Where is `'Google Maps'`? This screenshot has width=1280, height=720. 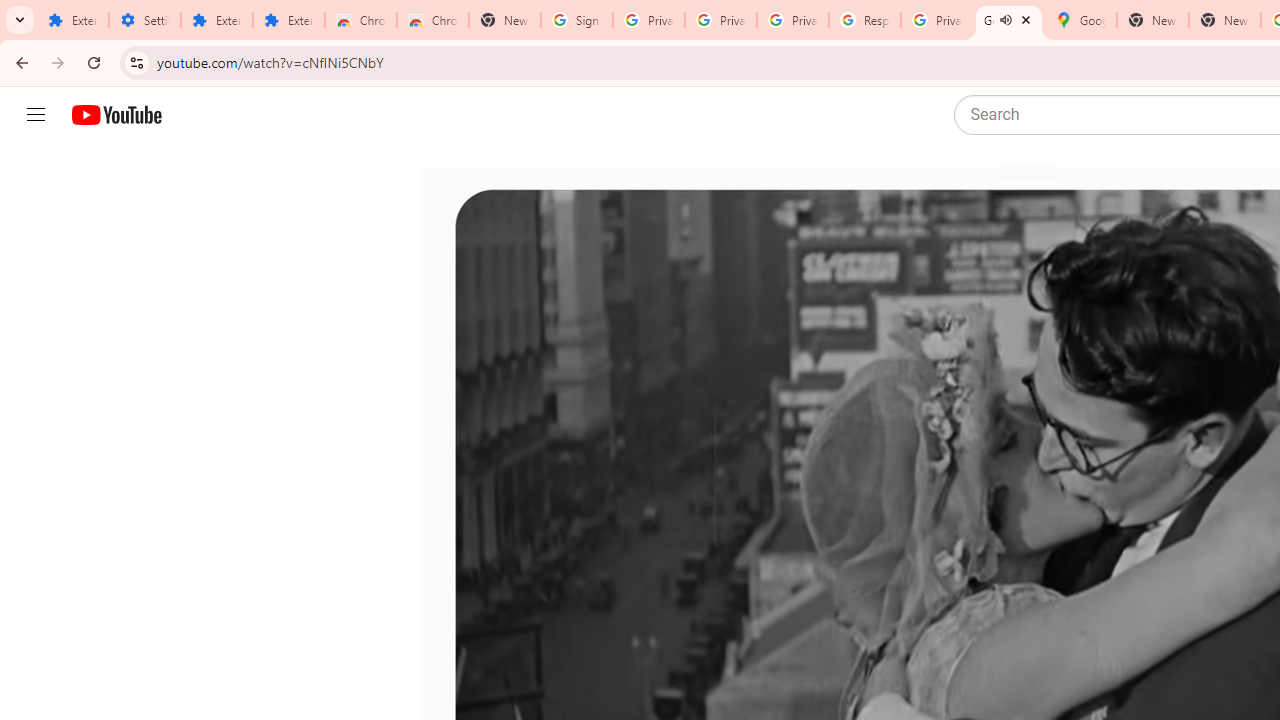 'Google Maps' is located at coordinates (1079, 20).